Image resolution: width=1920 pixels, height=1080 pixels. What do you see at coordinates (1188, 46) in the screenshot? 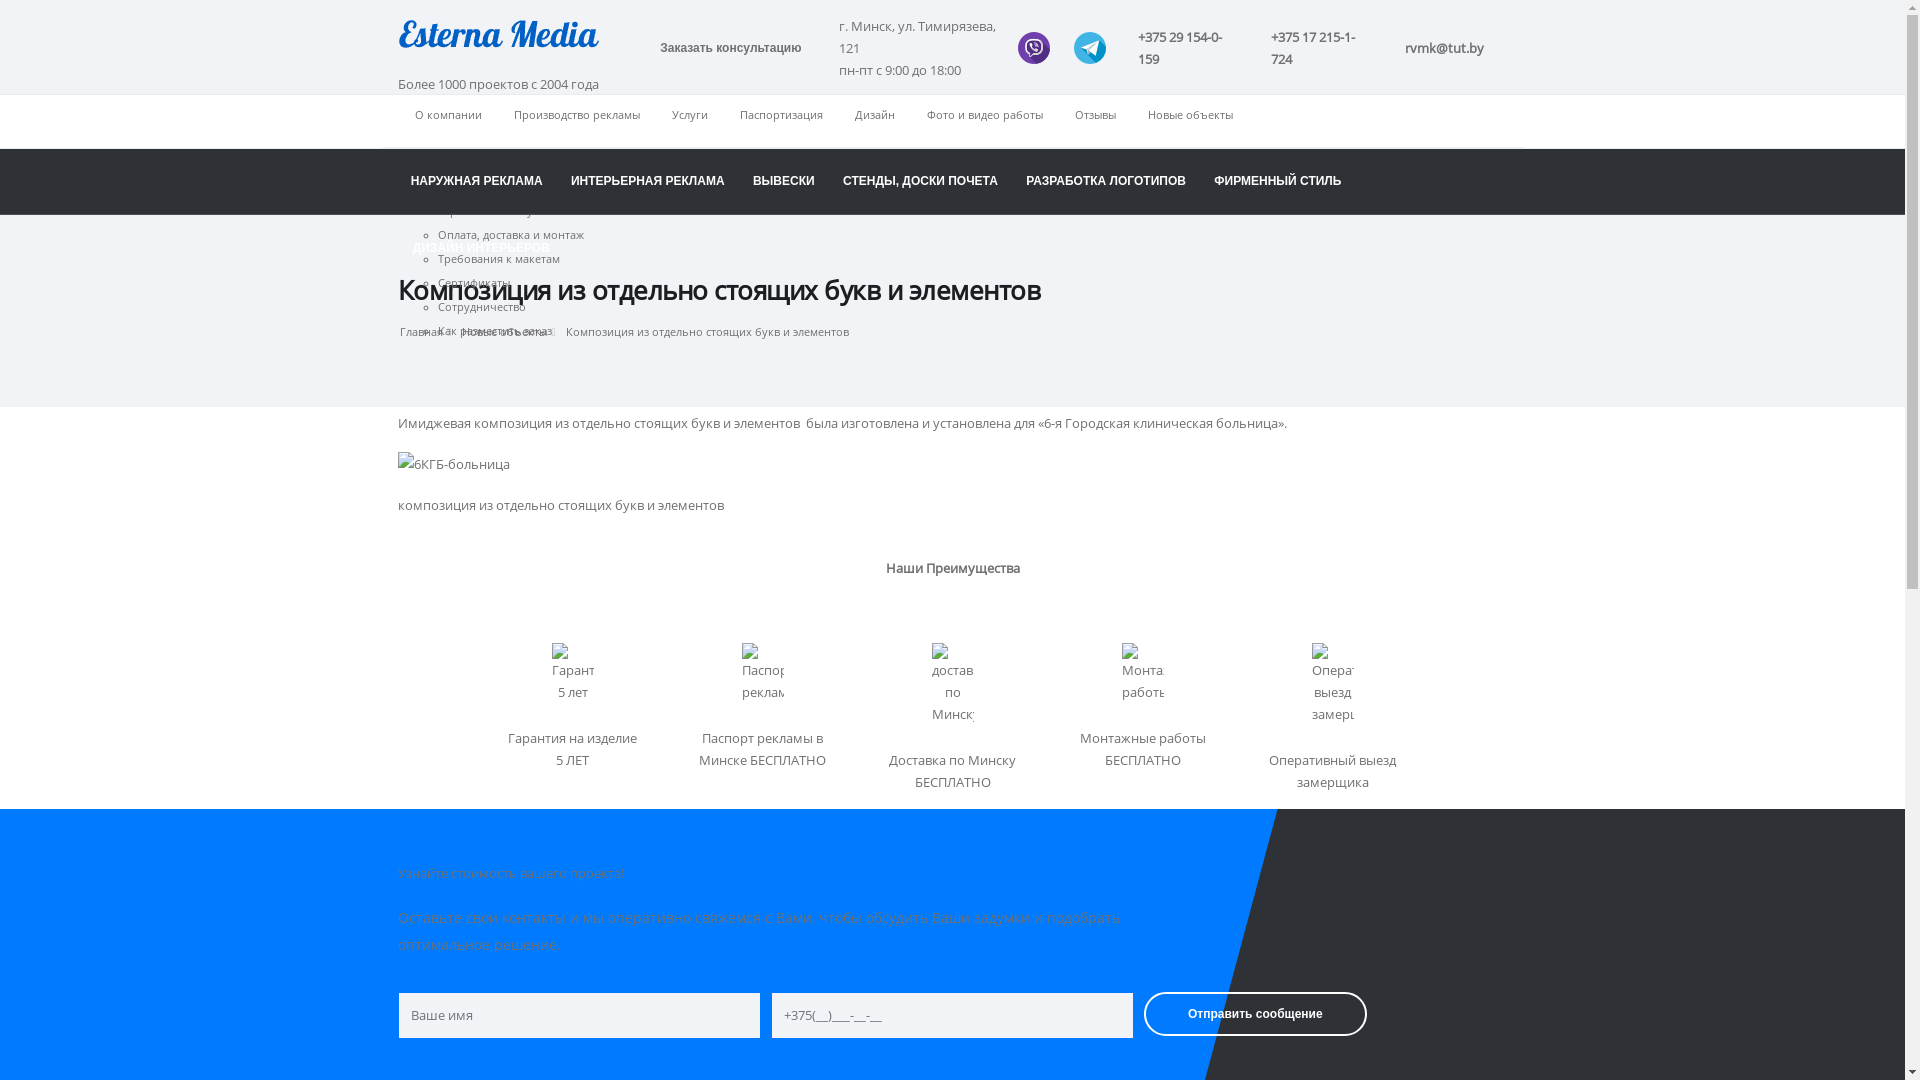
I see `'+375 29 154-0-159'` at bounding box center [1188, 46].